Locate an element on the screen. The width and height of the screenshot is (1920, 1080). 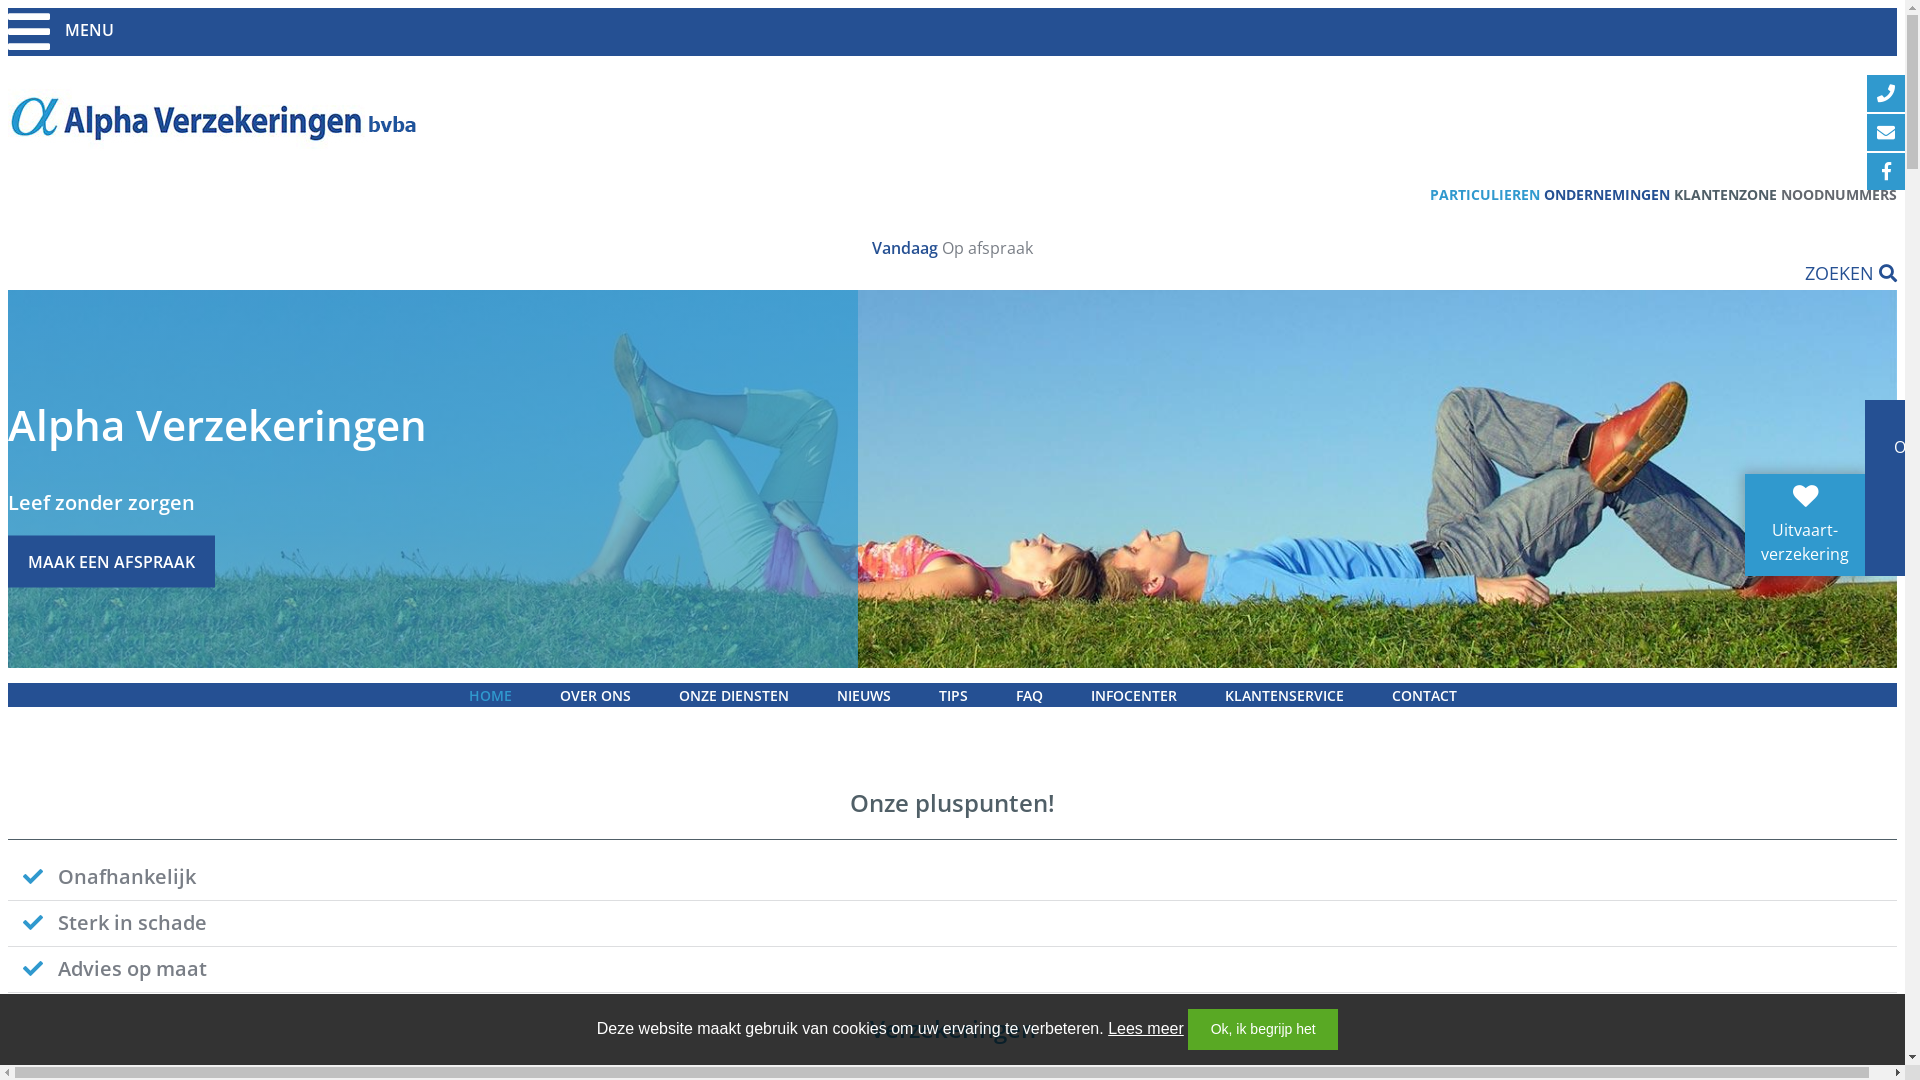
'FAQ' is located at coordinates (1029, 694).